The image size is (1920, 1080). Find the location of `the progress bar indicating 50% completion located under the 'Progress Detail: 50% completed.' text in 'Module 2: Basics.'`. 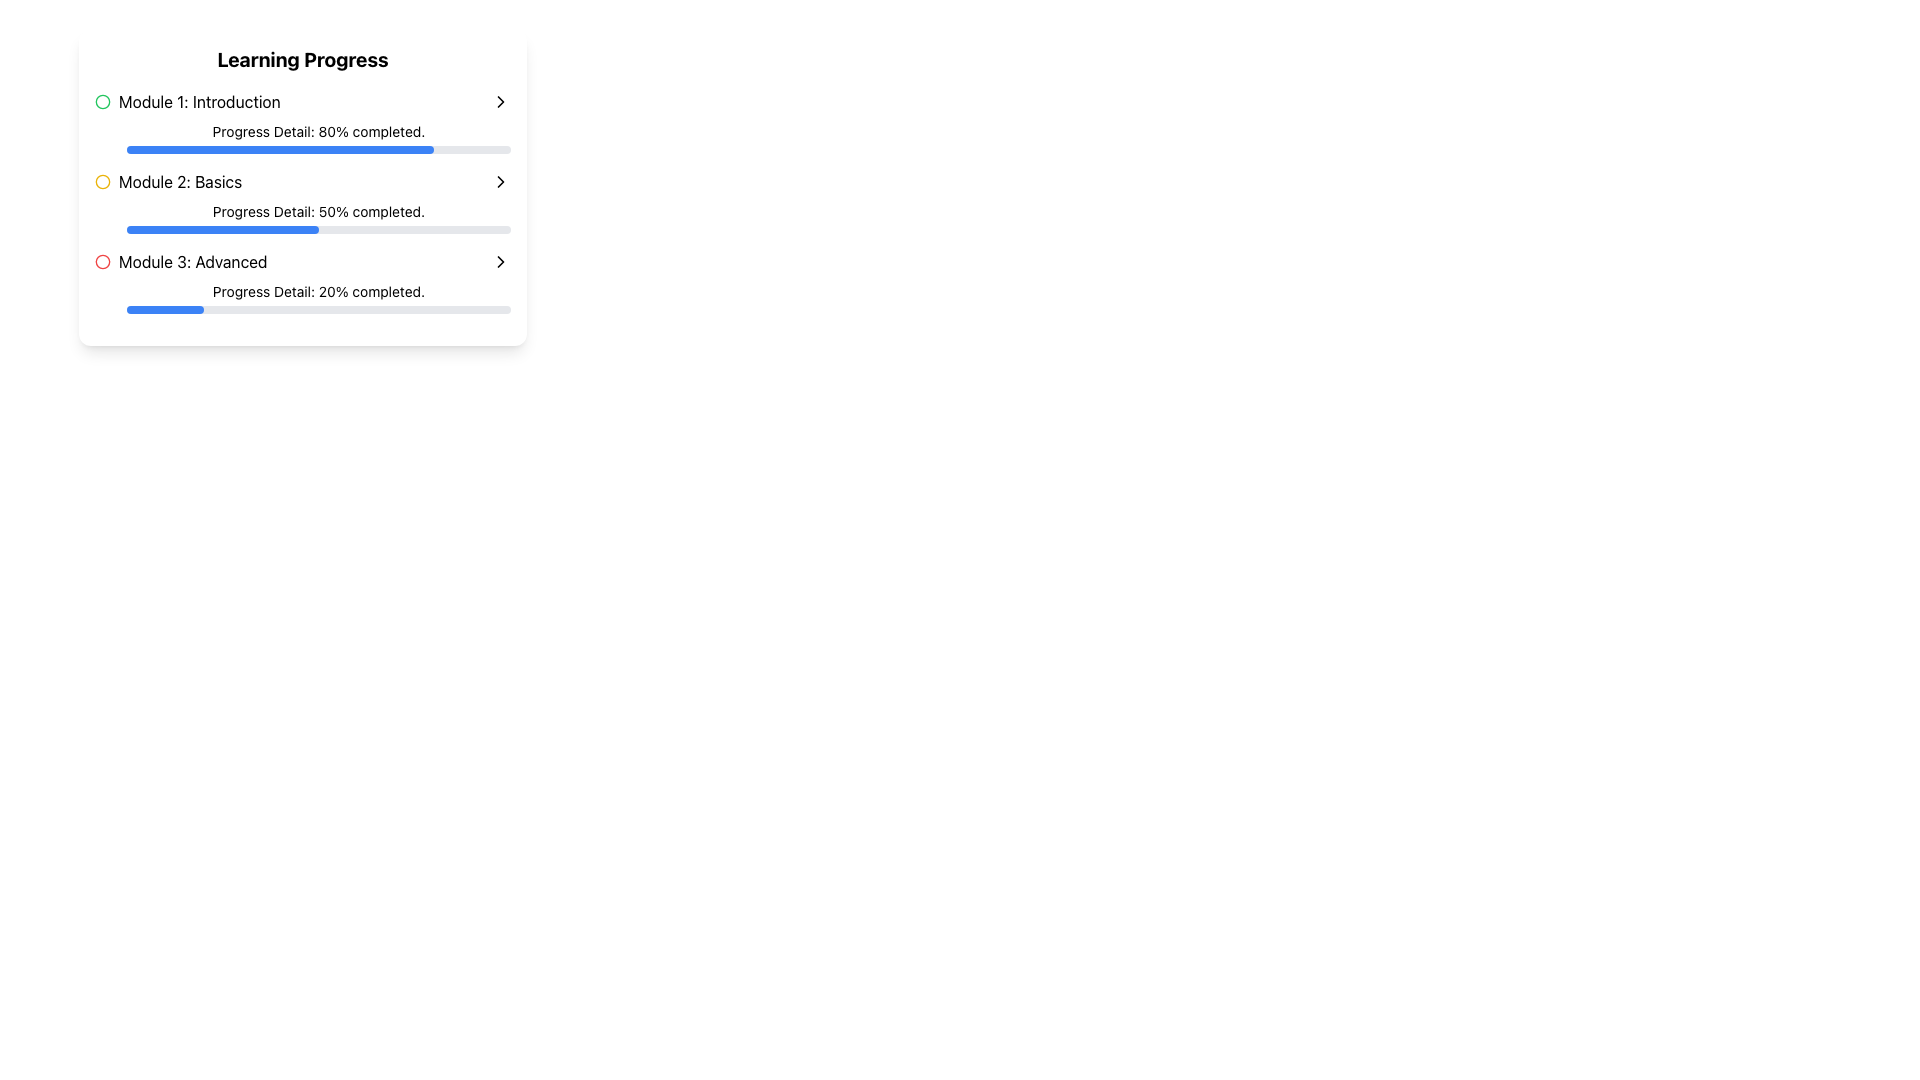

the progress bar indicating 50% completion located under the 'Progress Detail: 50% completed.' text in 'Module 2: Basics.' is located at coordinates (317, 229).